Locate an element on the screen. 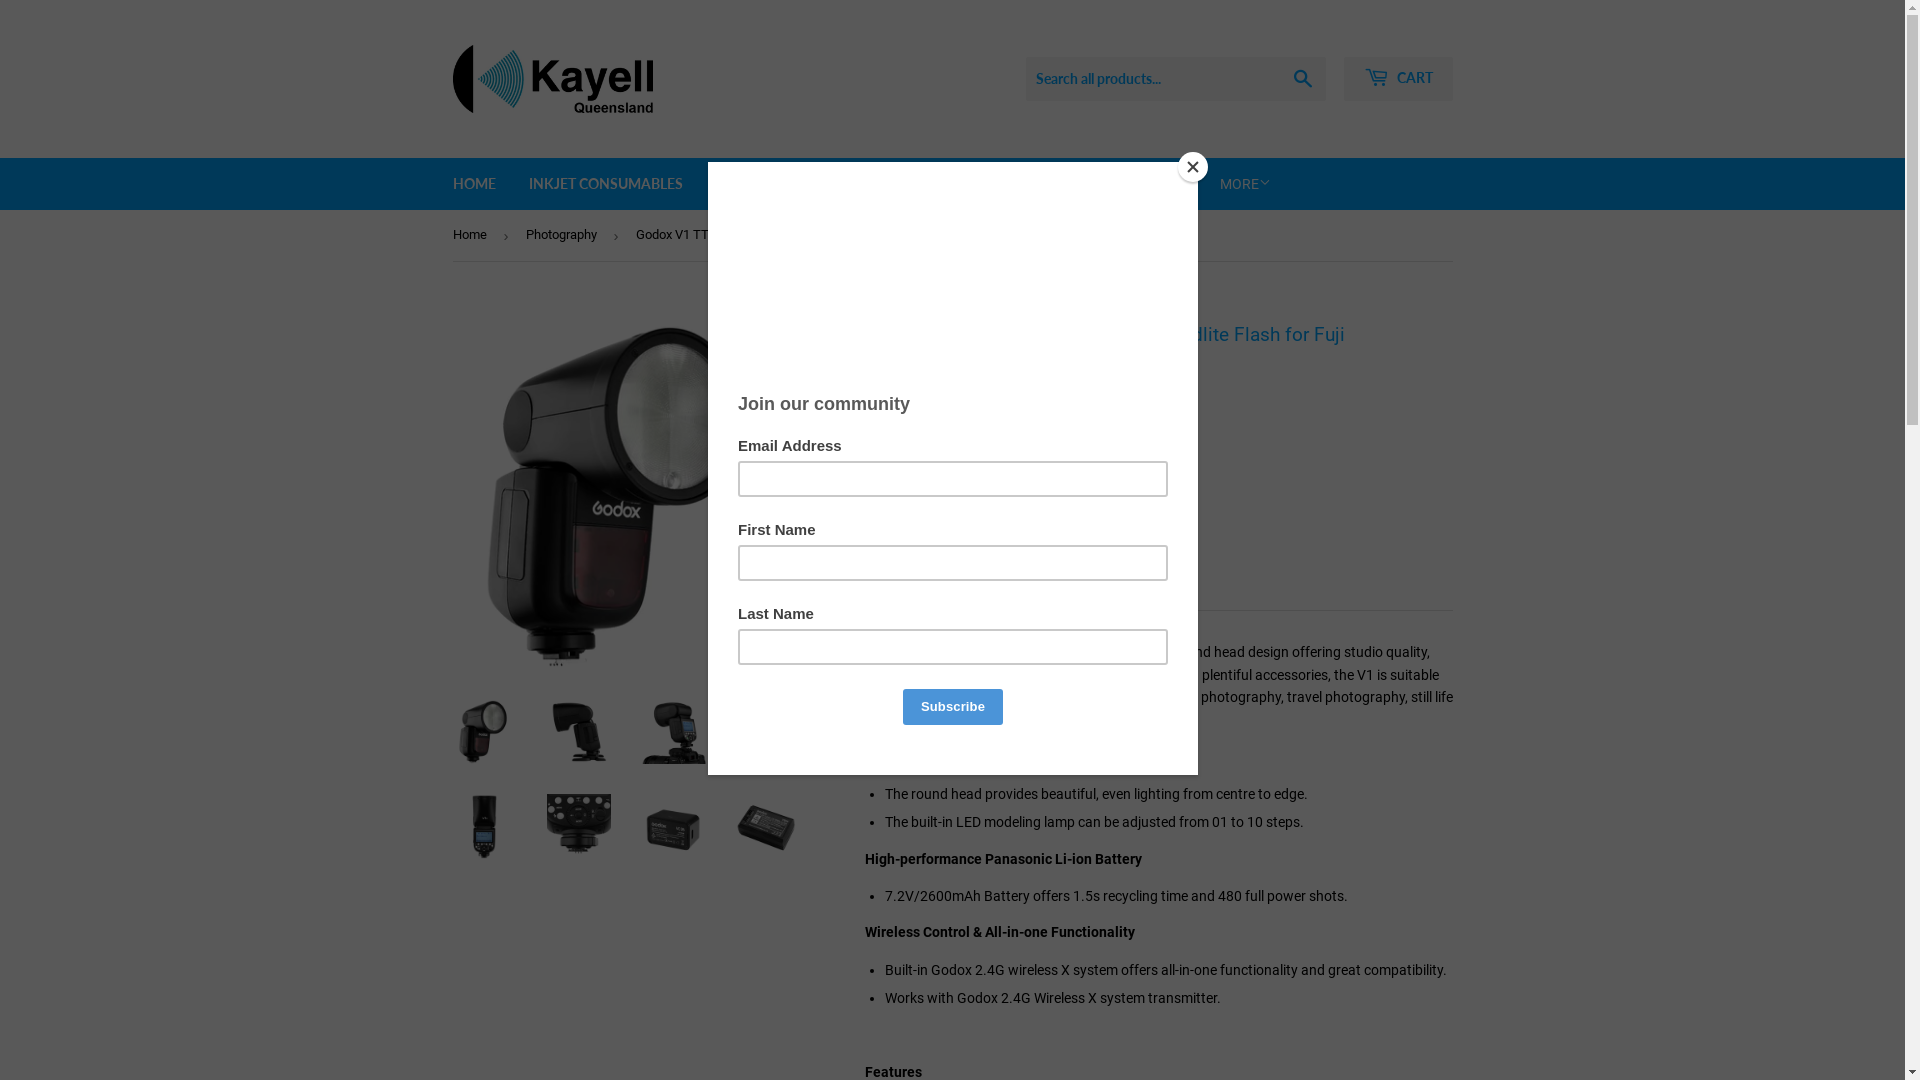 The height and width of the screenshot is (1080, 1920). 'INKJET CONSUMABLES' is located at coordinates (604, 184).